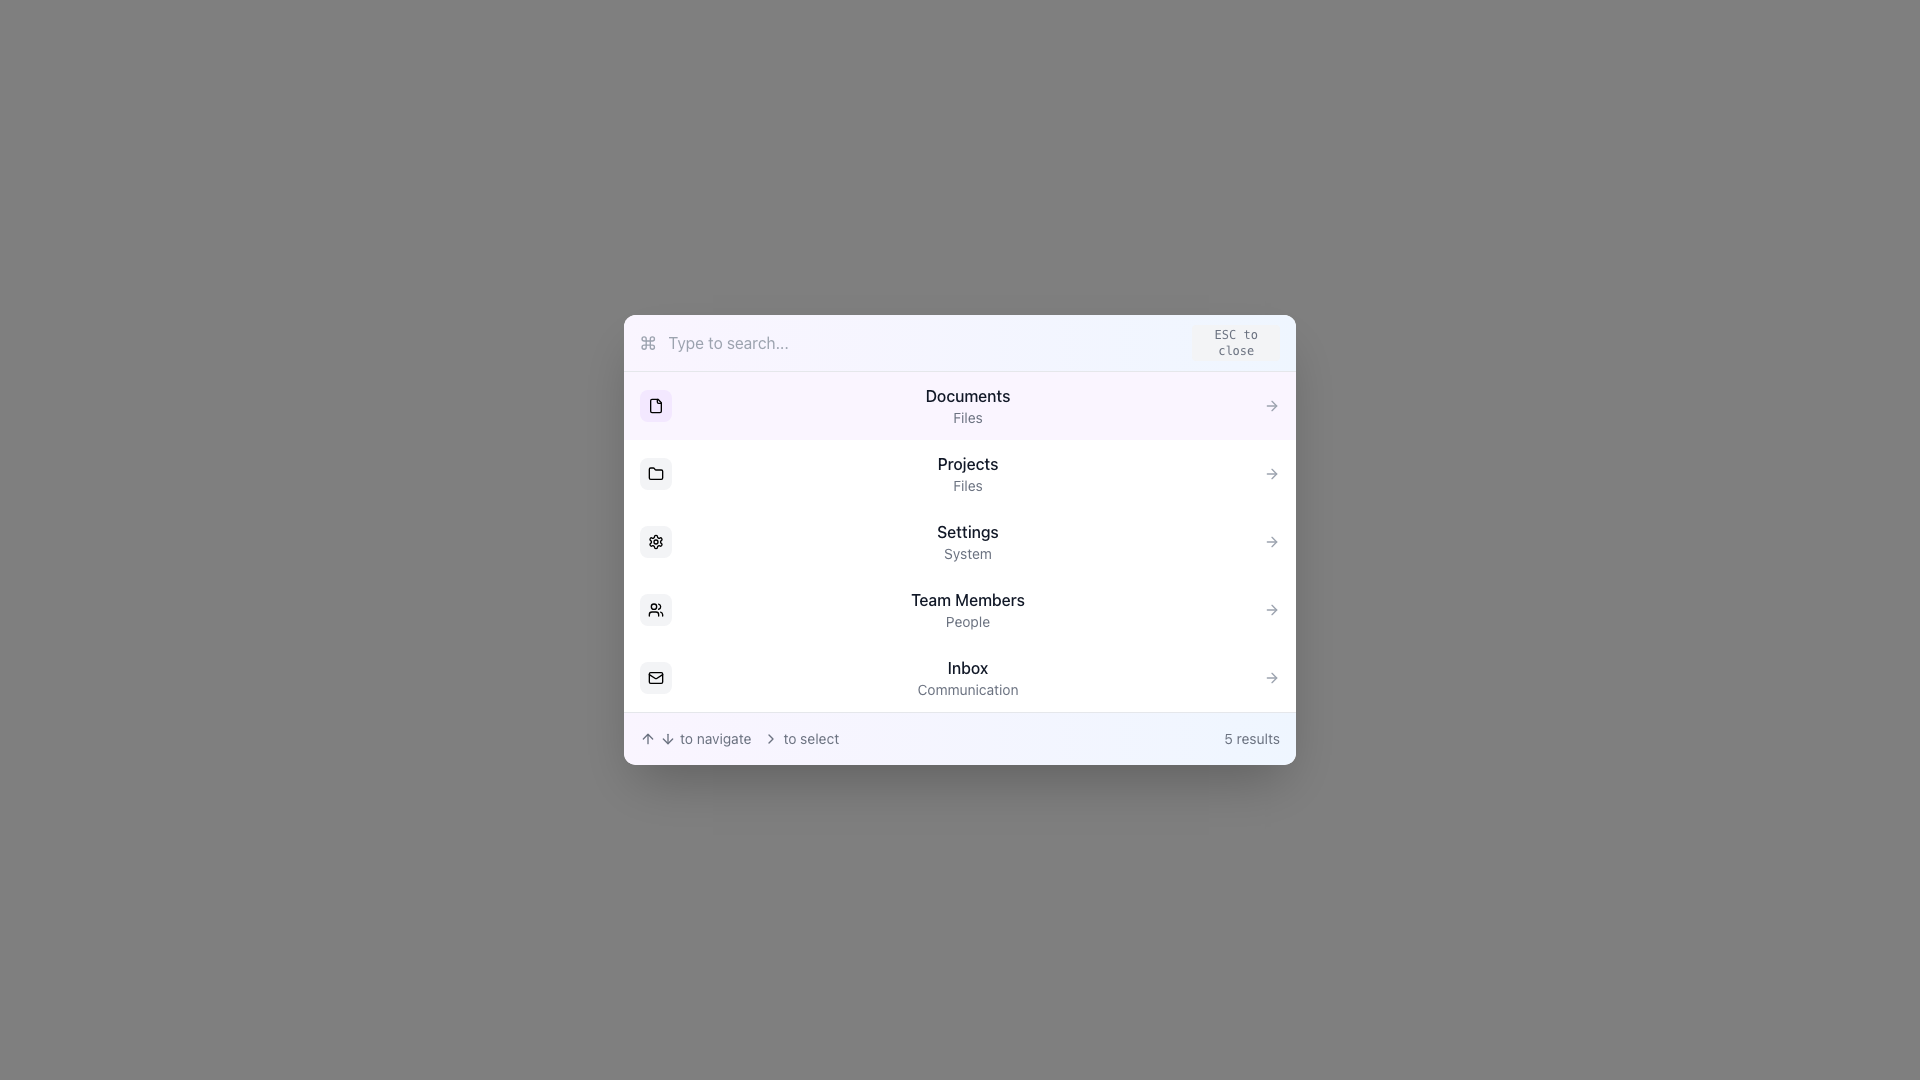 The width and height of the screenshot is (1920, 1080). What do you see at coordinates (968, 405) in the screenshot?
I see `the 'Documents' menu item, which features bold text above smaller italicized text, located at the top of a vertical menu with a purple background` at bounding box center [968, 405].